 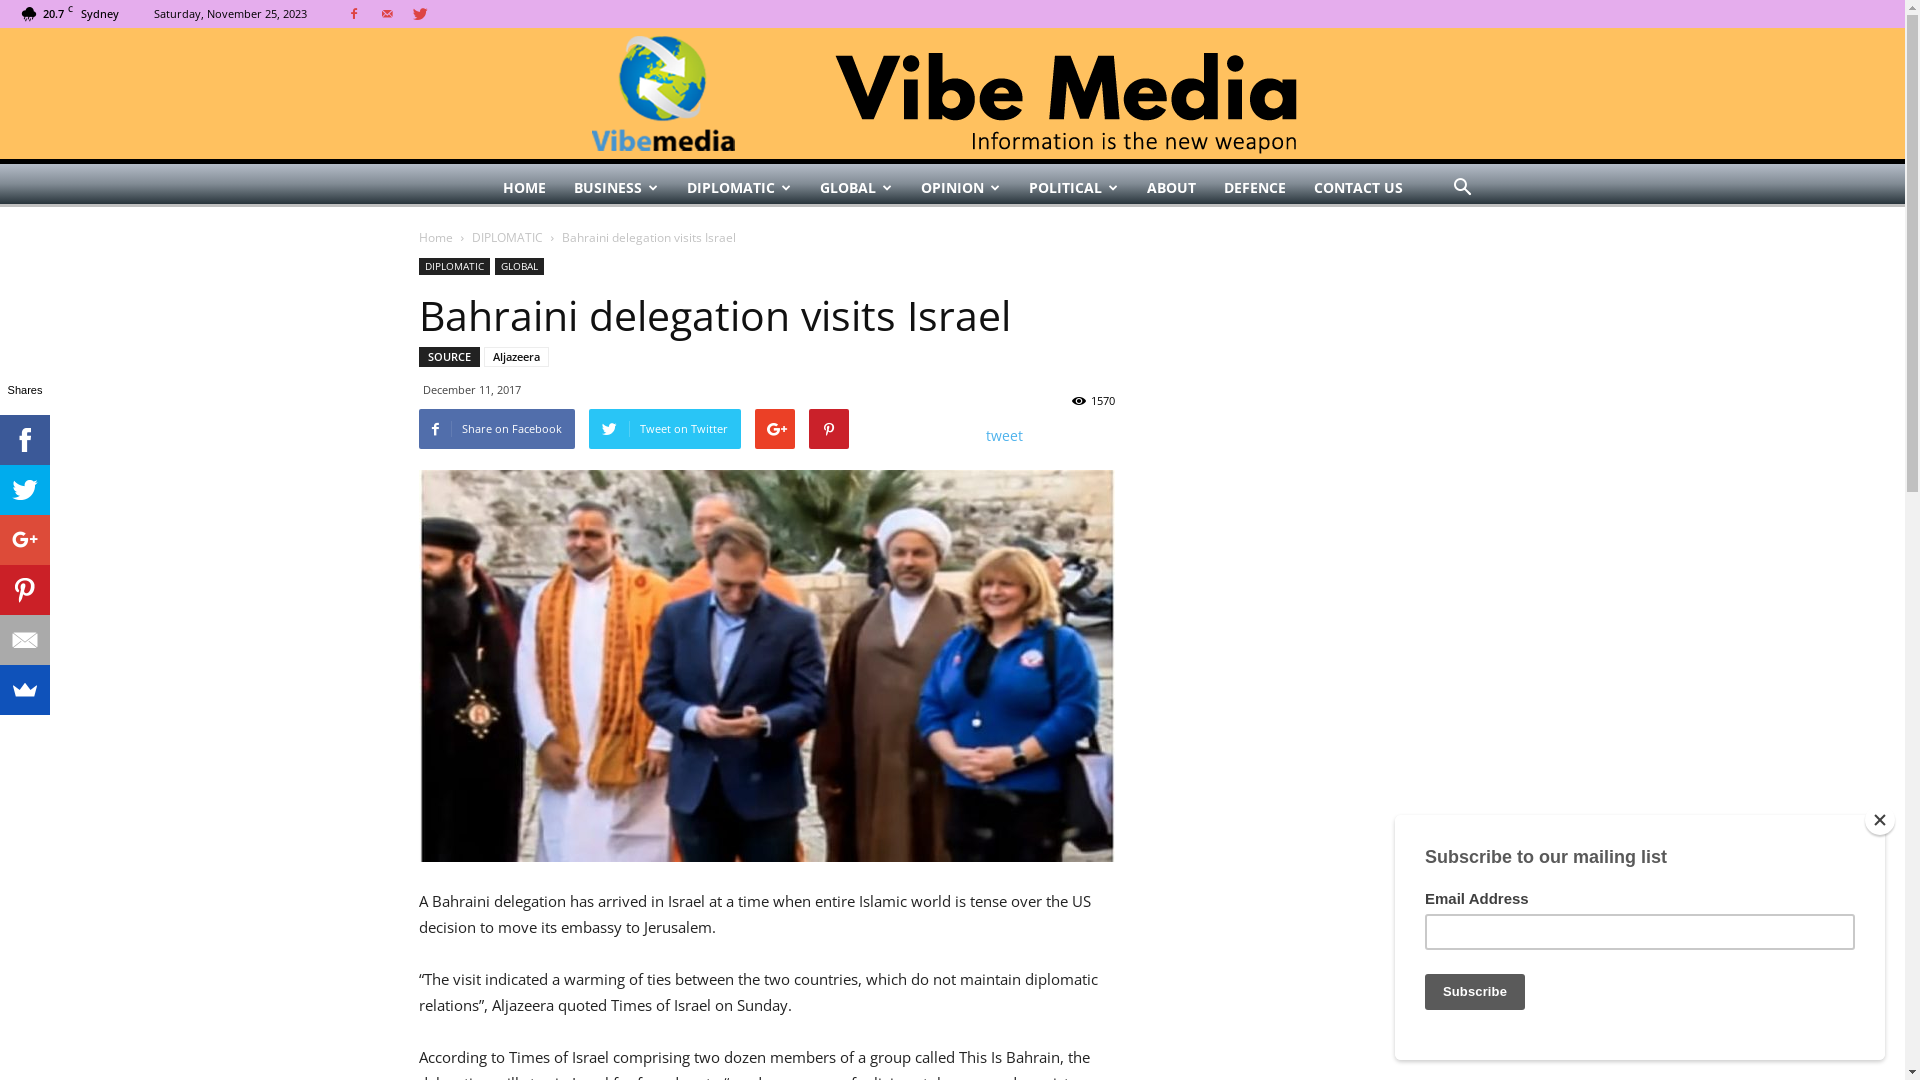 What do you see at coordinates (737, 188) in the screenshot?
I see `'DIPLOMATIC'` at bounding box center [737, 188].